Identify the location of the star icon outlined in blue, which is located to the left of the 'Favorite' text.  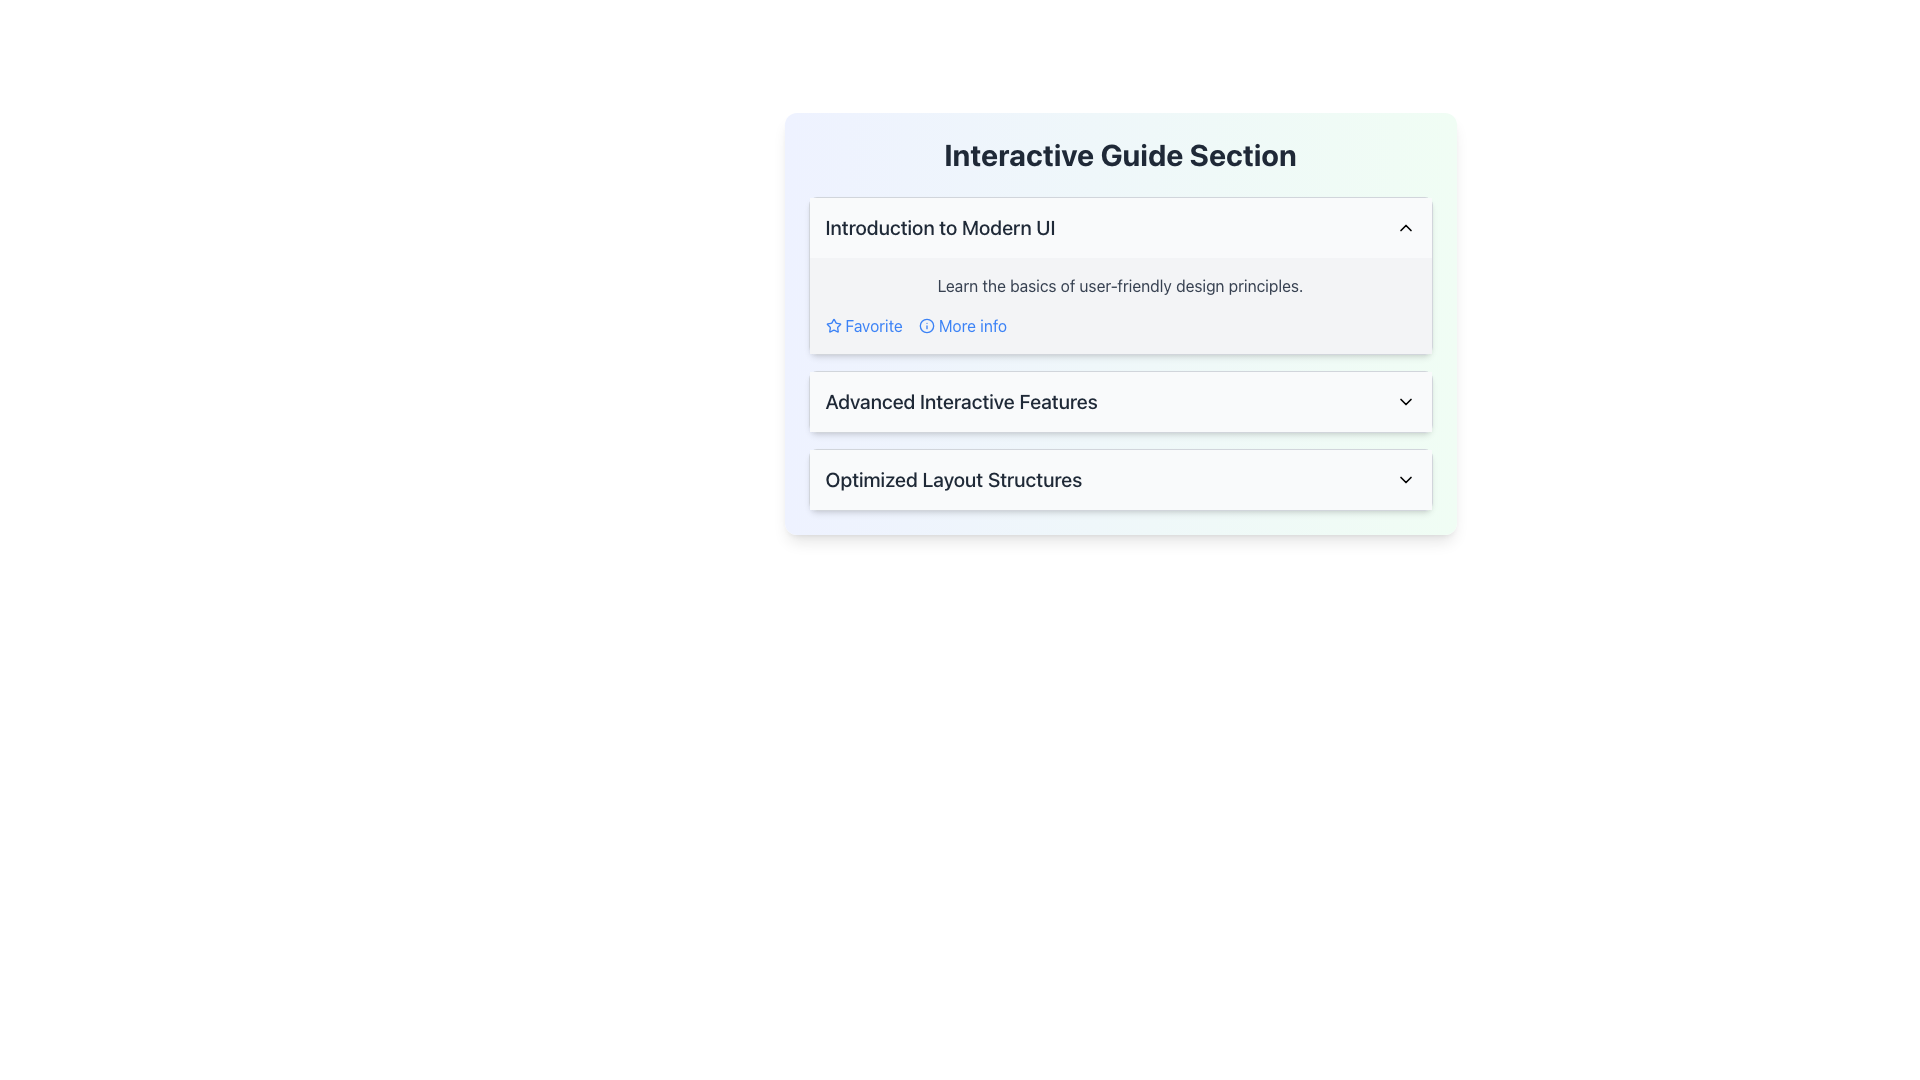
(833, 325).